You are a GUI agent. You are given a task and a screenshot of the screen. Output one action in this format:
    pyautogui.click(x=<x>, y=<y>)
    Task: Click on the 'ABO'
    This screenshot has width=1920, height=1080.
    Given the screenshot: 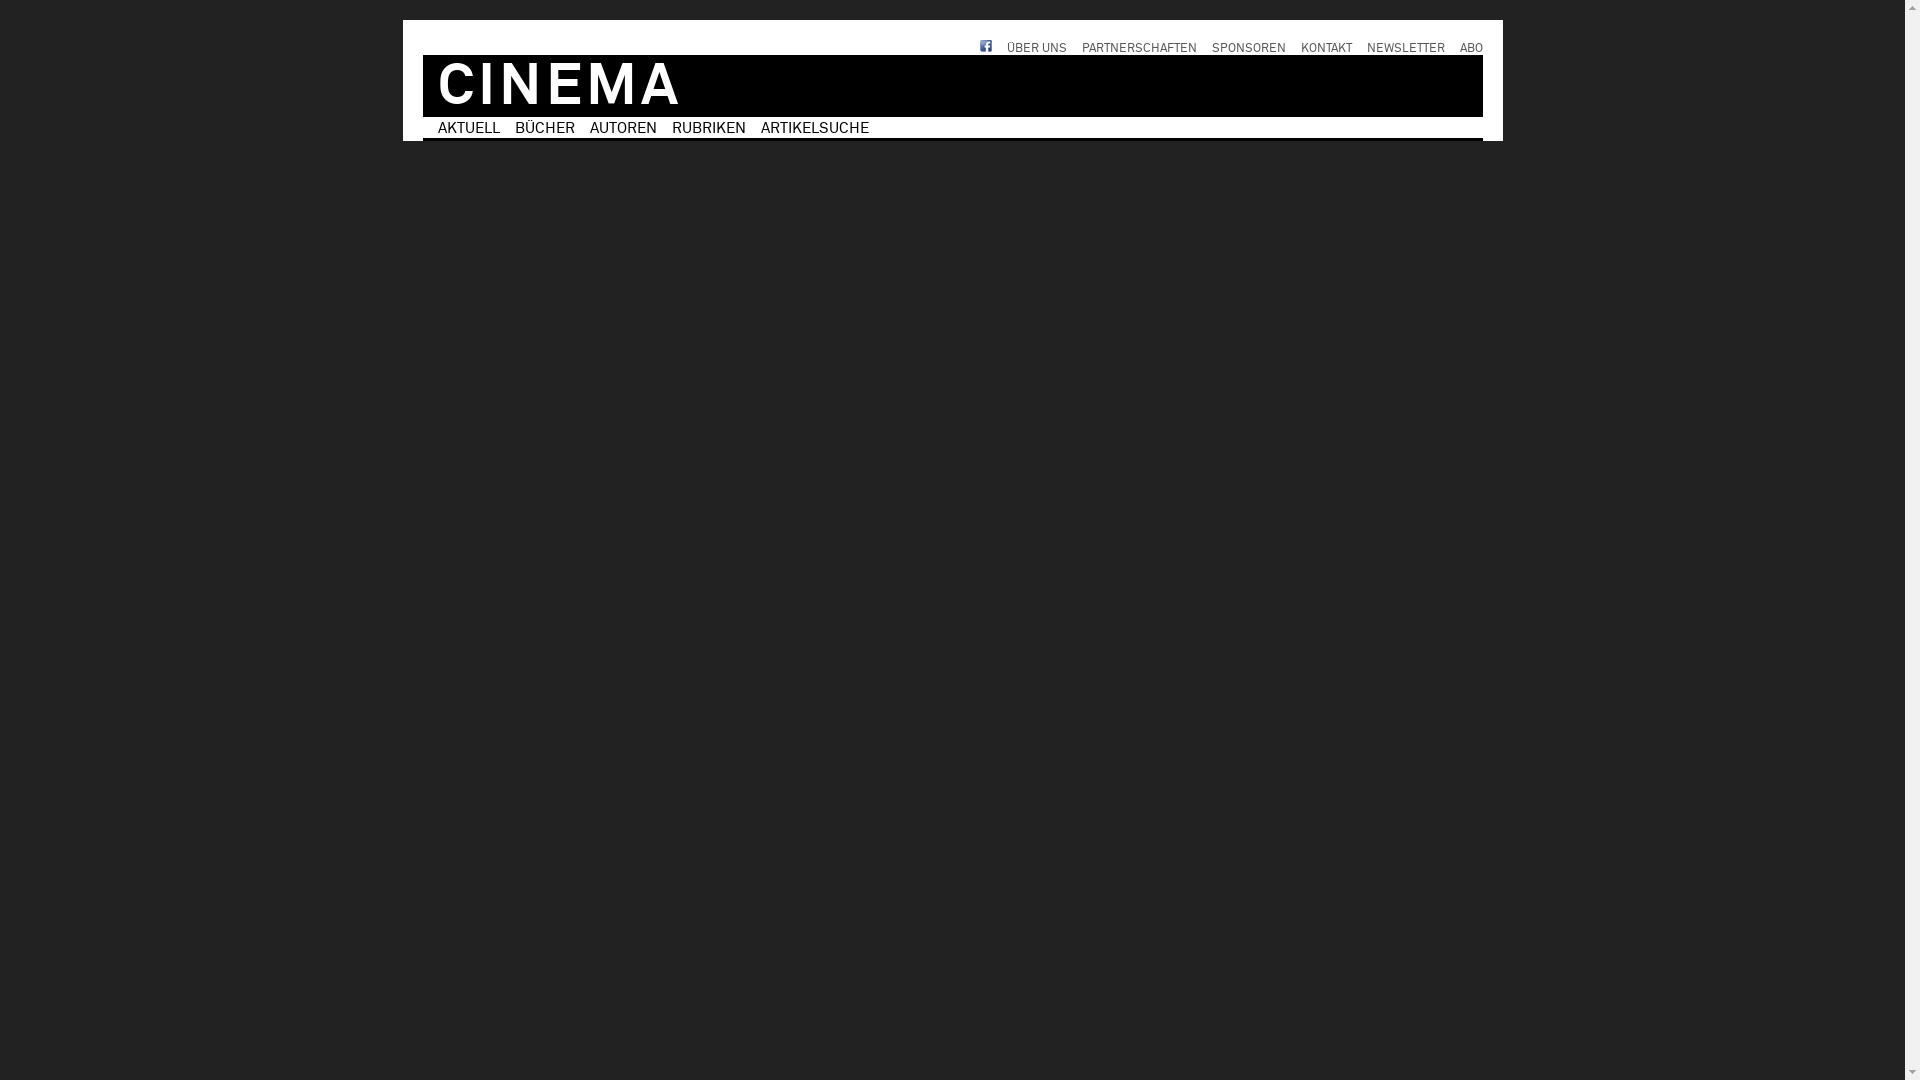 What is the action you would take?
    pyautogui.click(x=1471, y=48)
    